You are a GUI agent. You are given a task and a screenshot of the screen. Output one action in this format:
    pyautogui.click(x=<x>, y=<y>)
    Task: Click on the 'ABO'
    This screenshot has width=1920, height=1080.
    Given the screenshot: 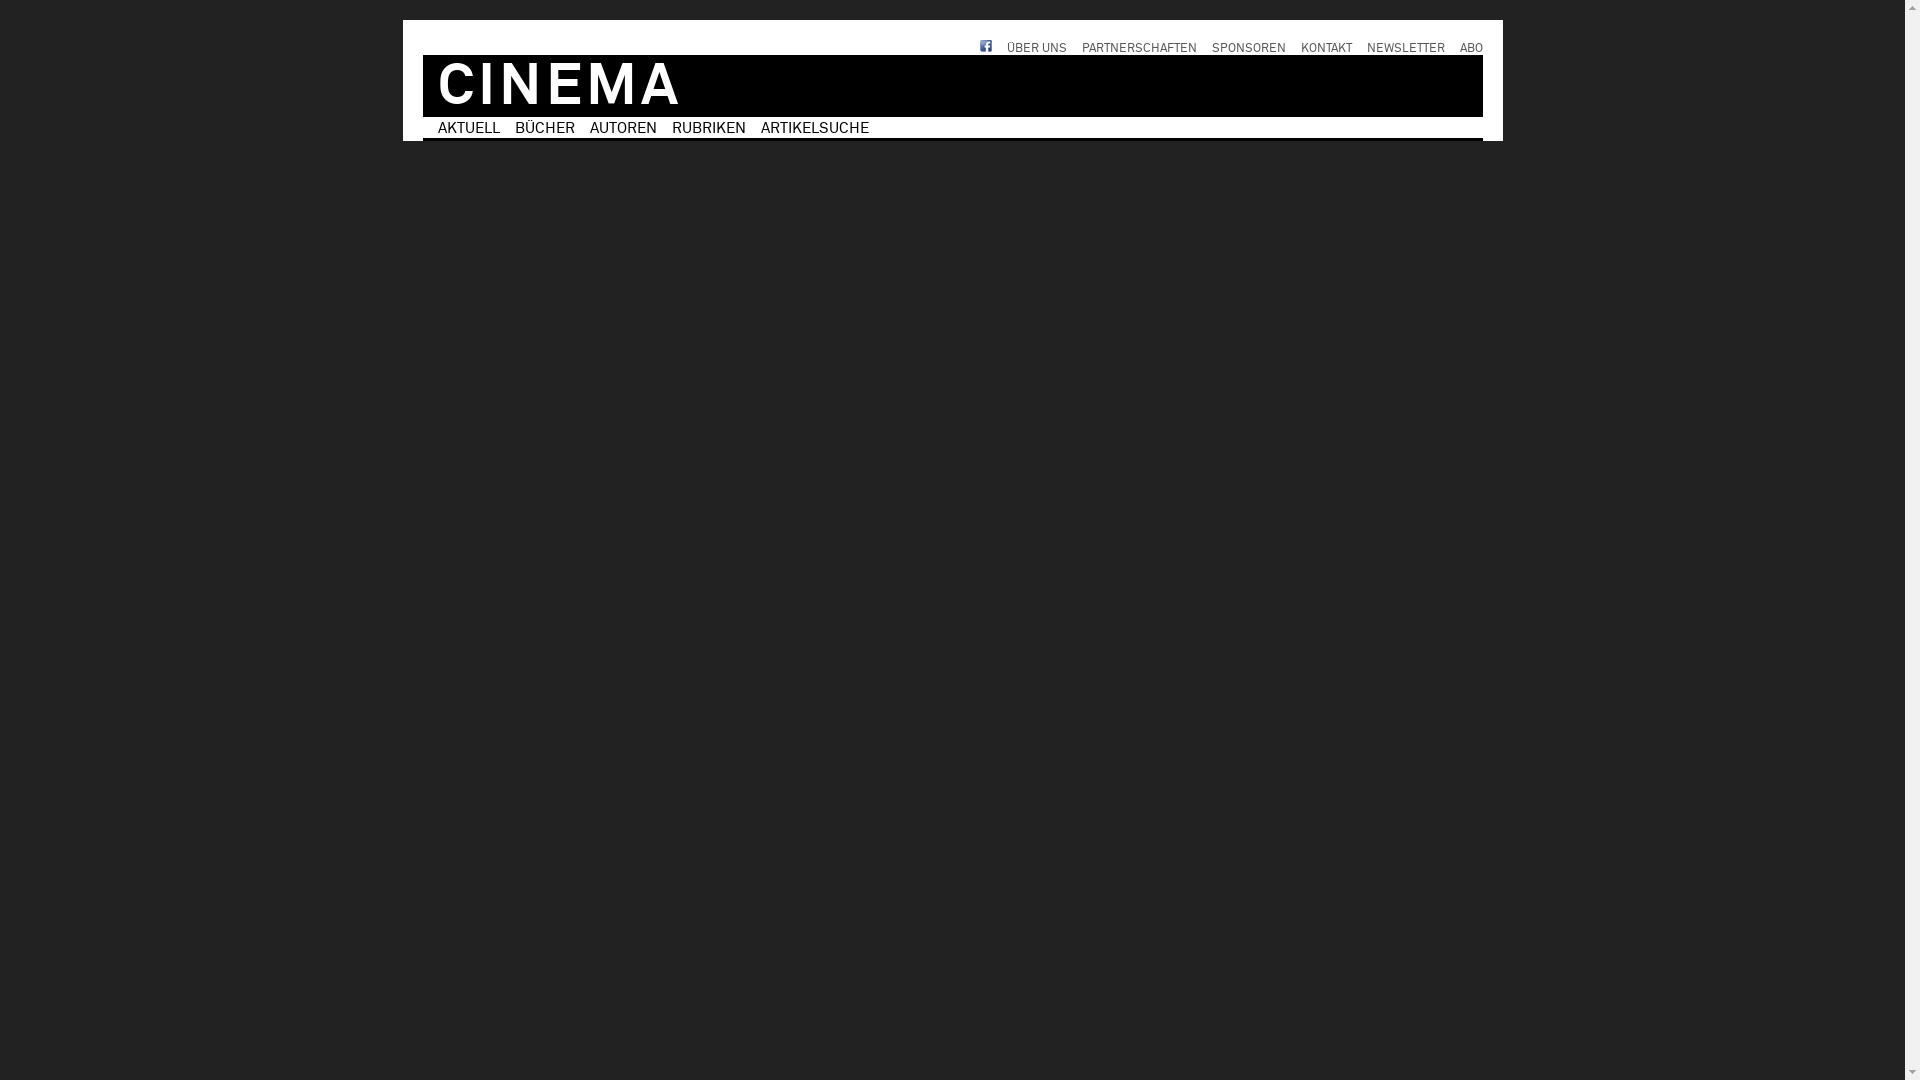 What is the action you would take?
    pyautogui.click(x=1471, y=48)
    